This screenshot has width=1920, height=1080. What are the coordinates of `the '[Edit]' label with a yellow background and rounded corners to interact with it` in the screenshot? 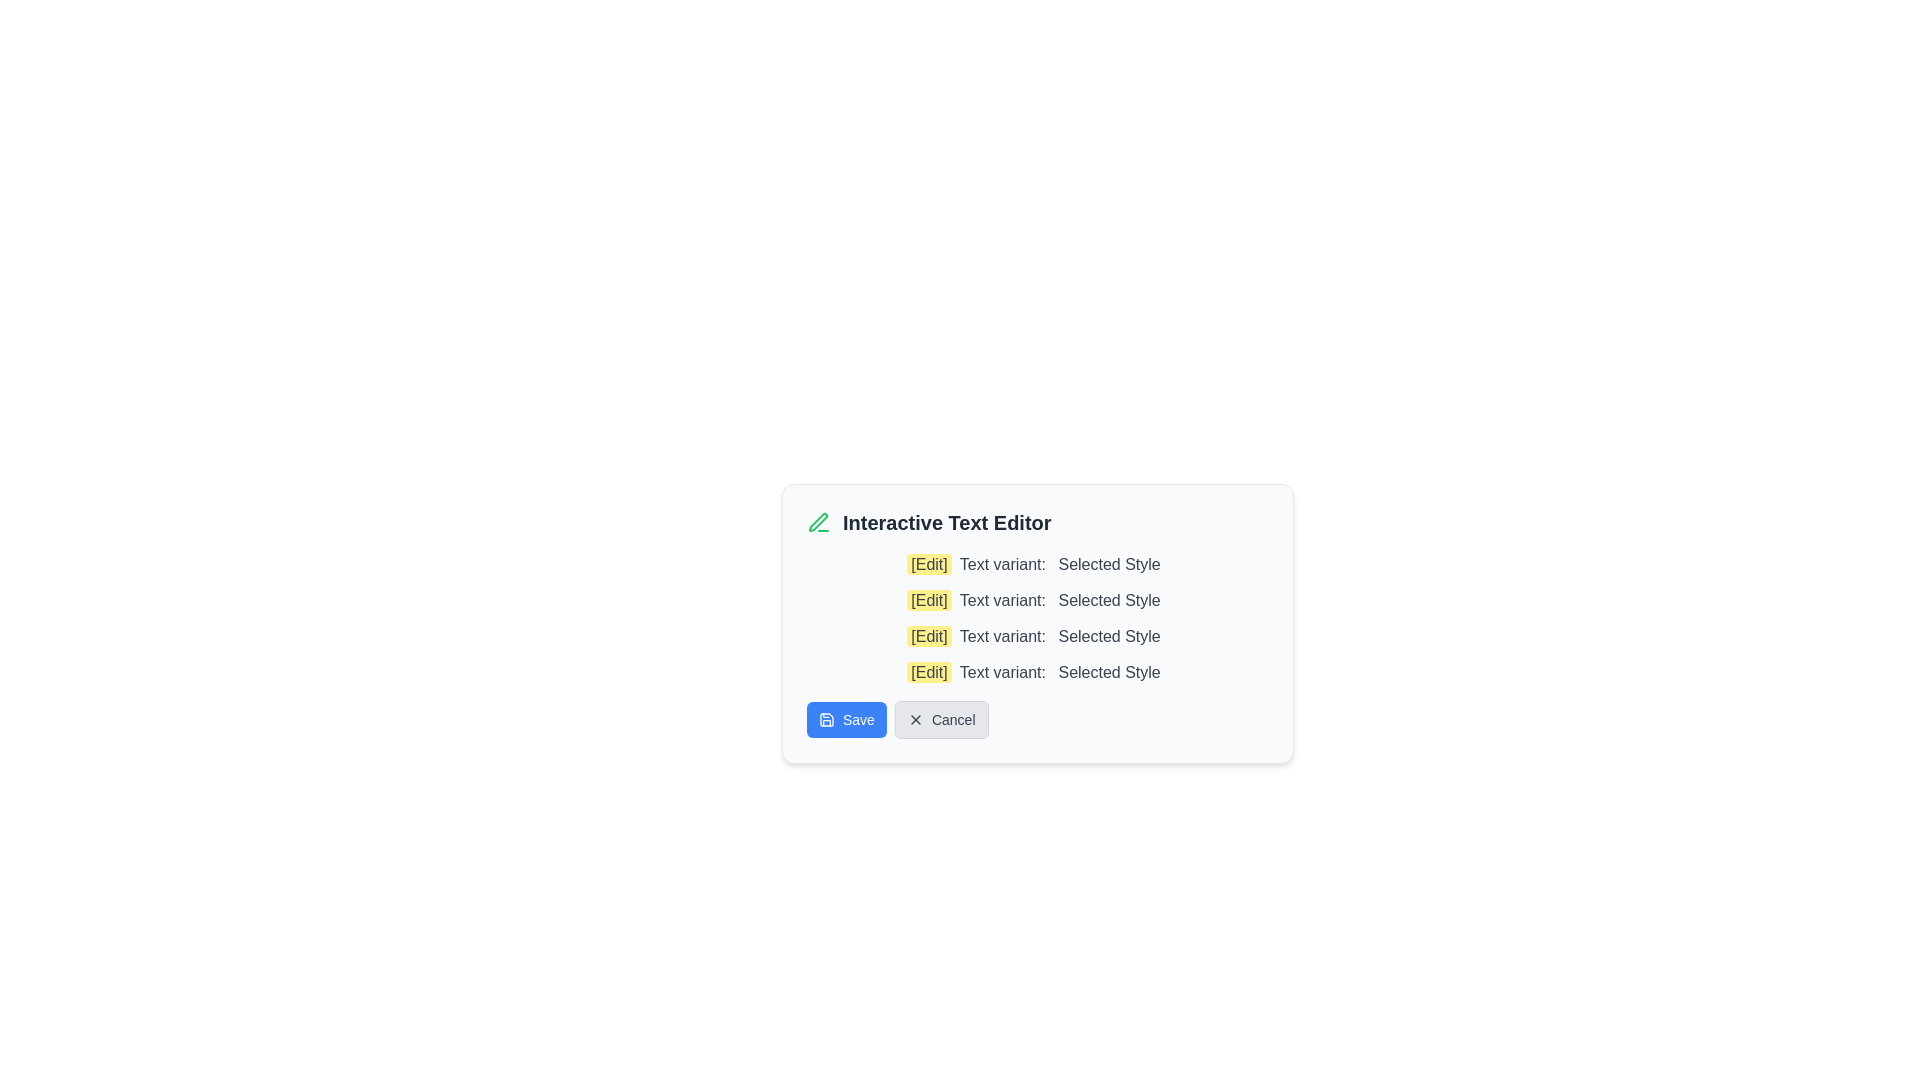 It's located at (928, 636).